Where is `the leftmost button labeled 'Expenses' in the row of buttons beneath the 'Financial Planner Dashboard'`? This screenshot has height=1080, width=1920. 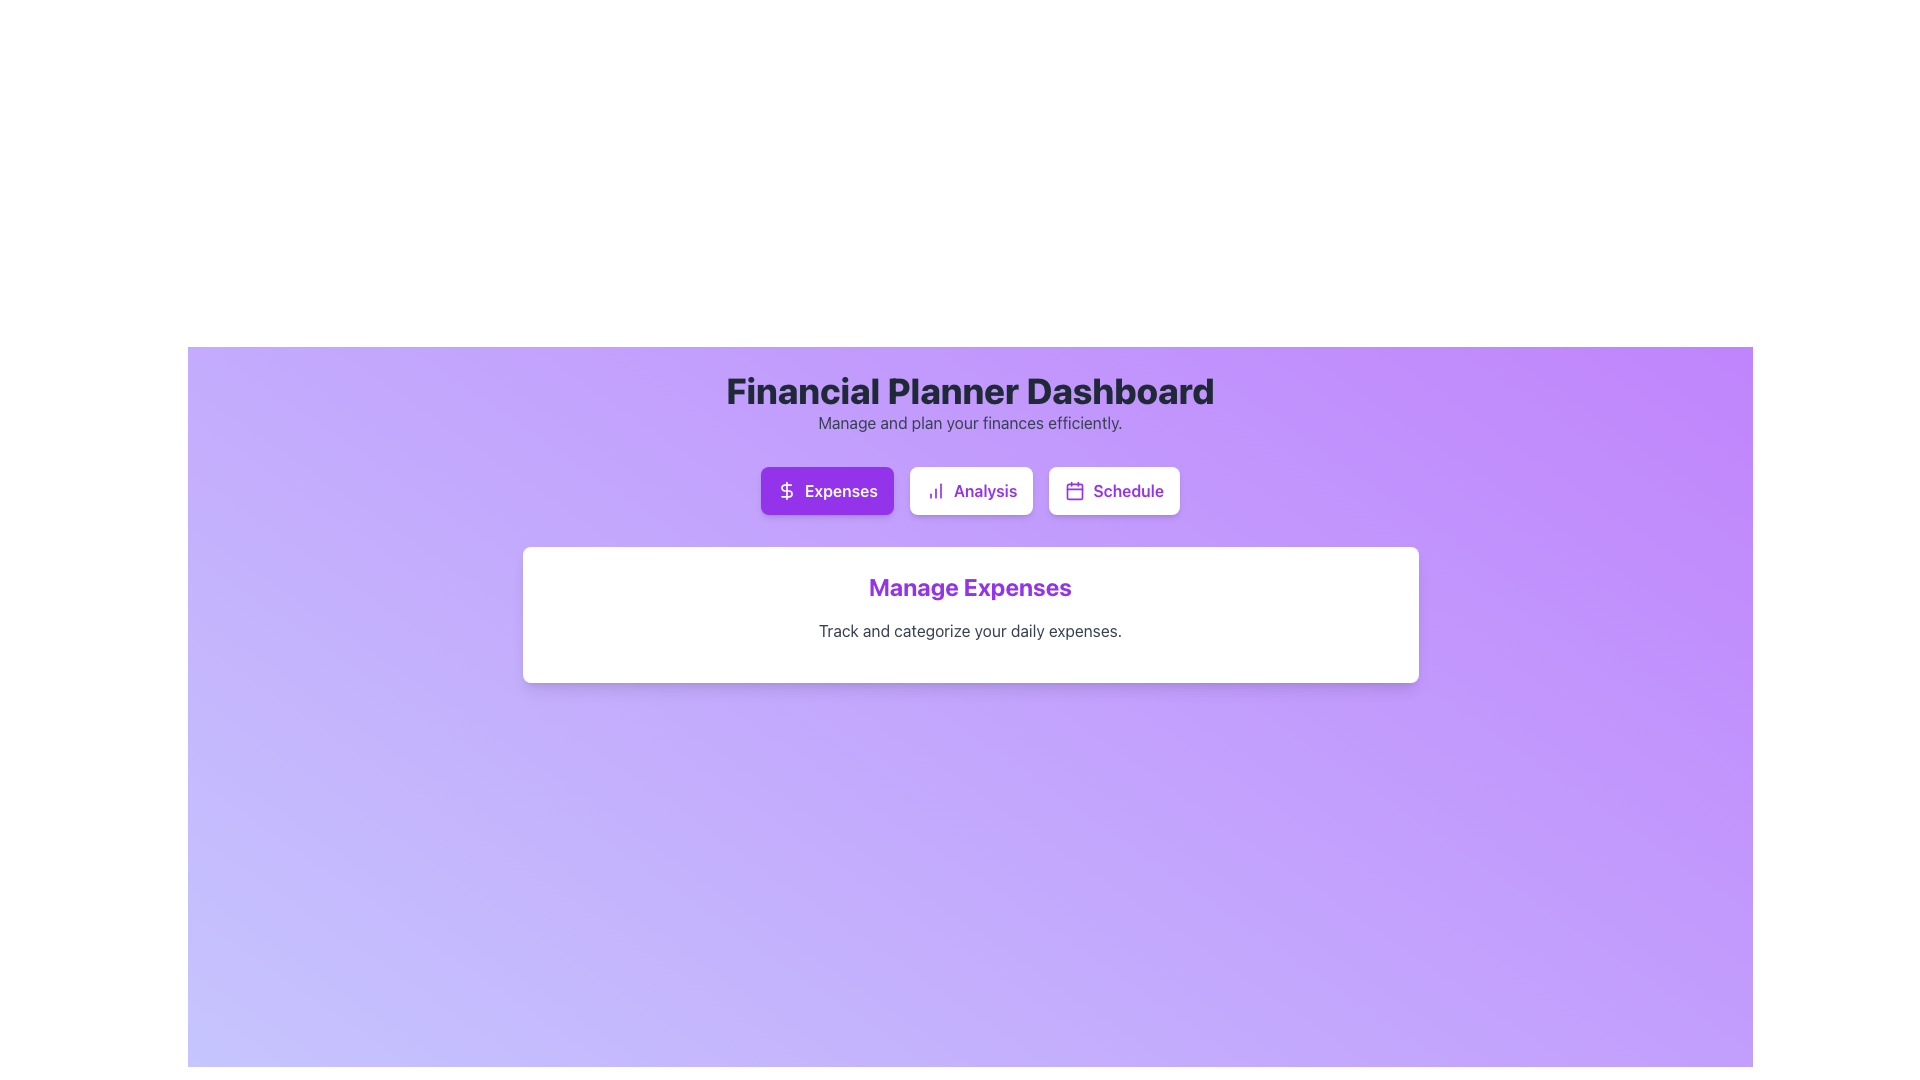
the leftmost button labeled 'Expenses' in the row of buttons beneath the 'Financial Planner Dashboard' is located at coordinates (827, 490).